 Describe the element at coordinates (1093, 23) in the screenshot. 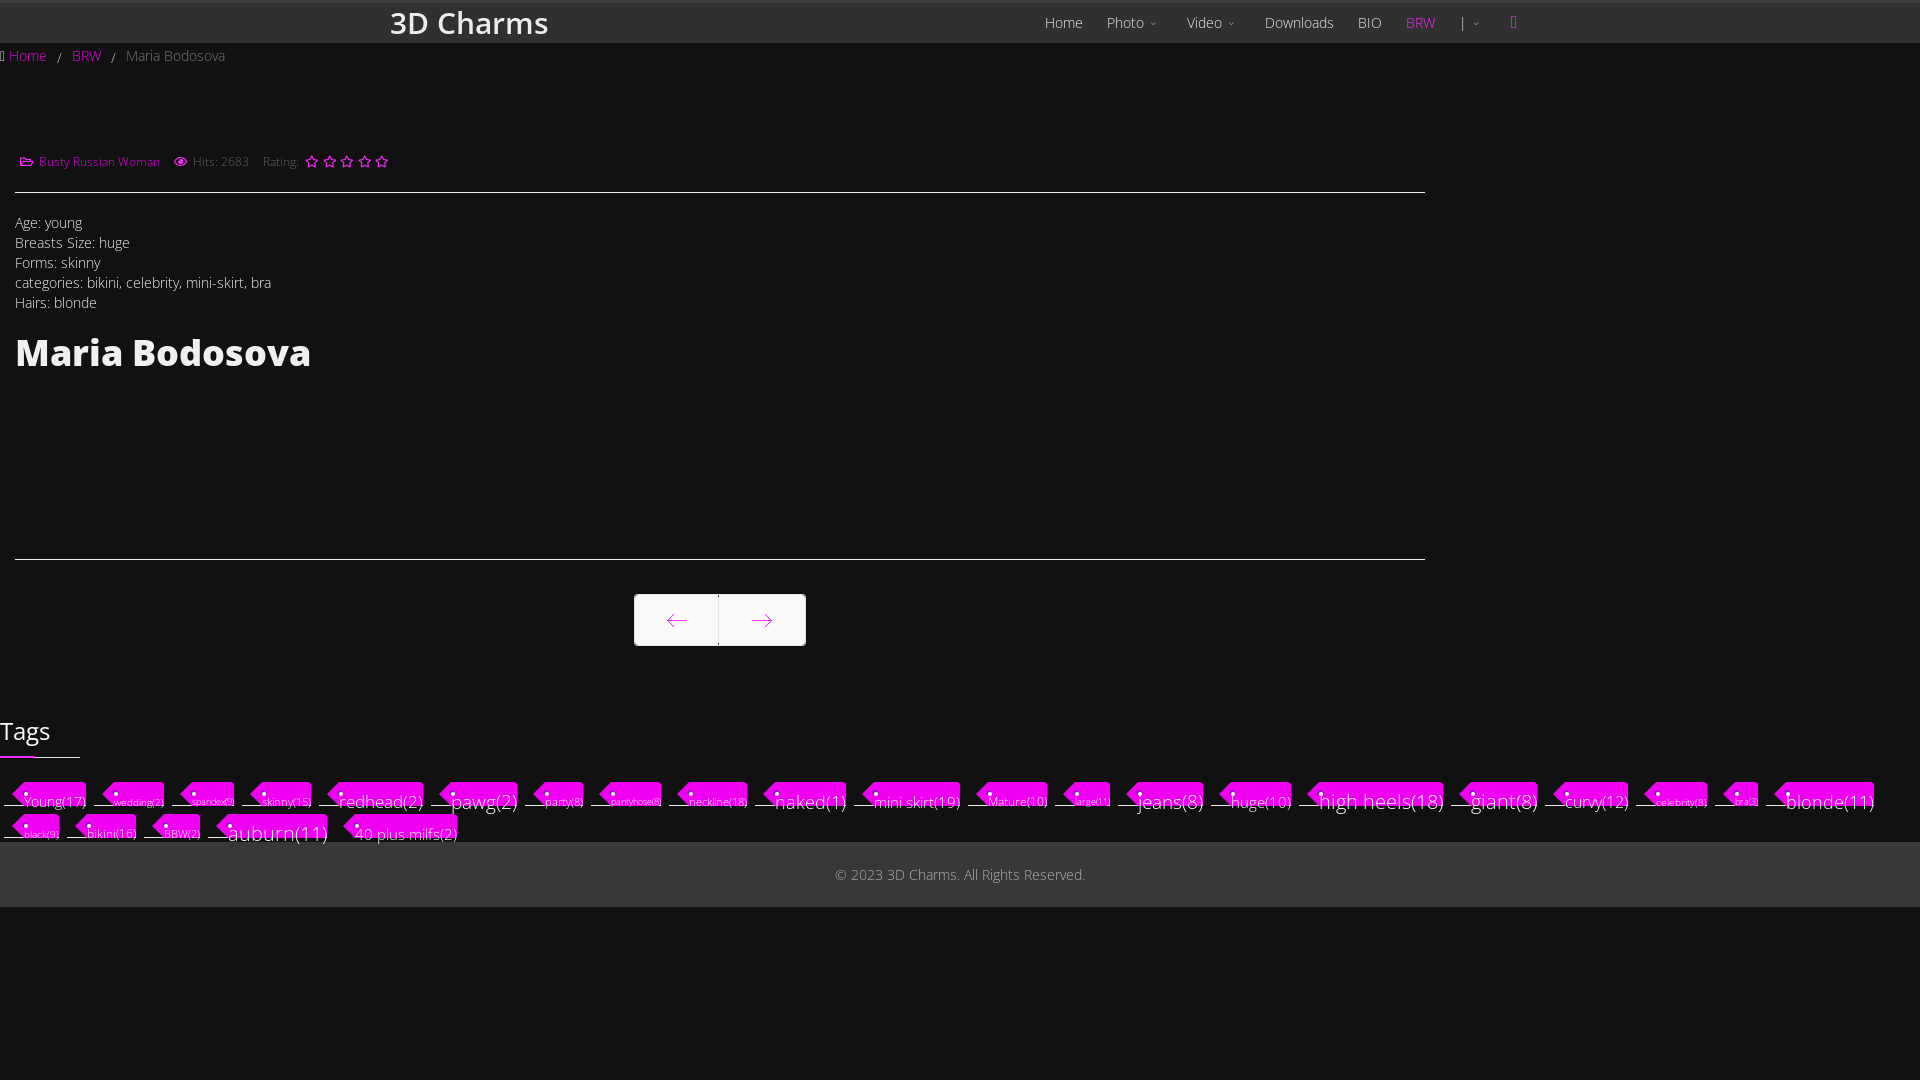

I see `'Photo'` at that location.